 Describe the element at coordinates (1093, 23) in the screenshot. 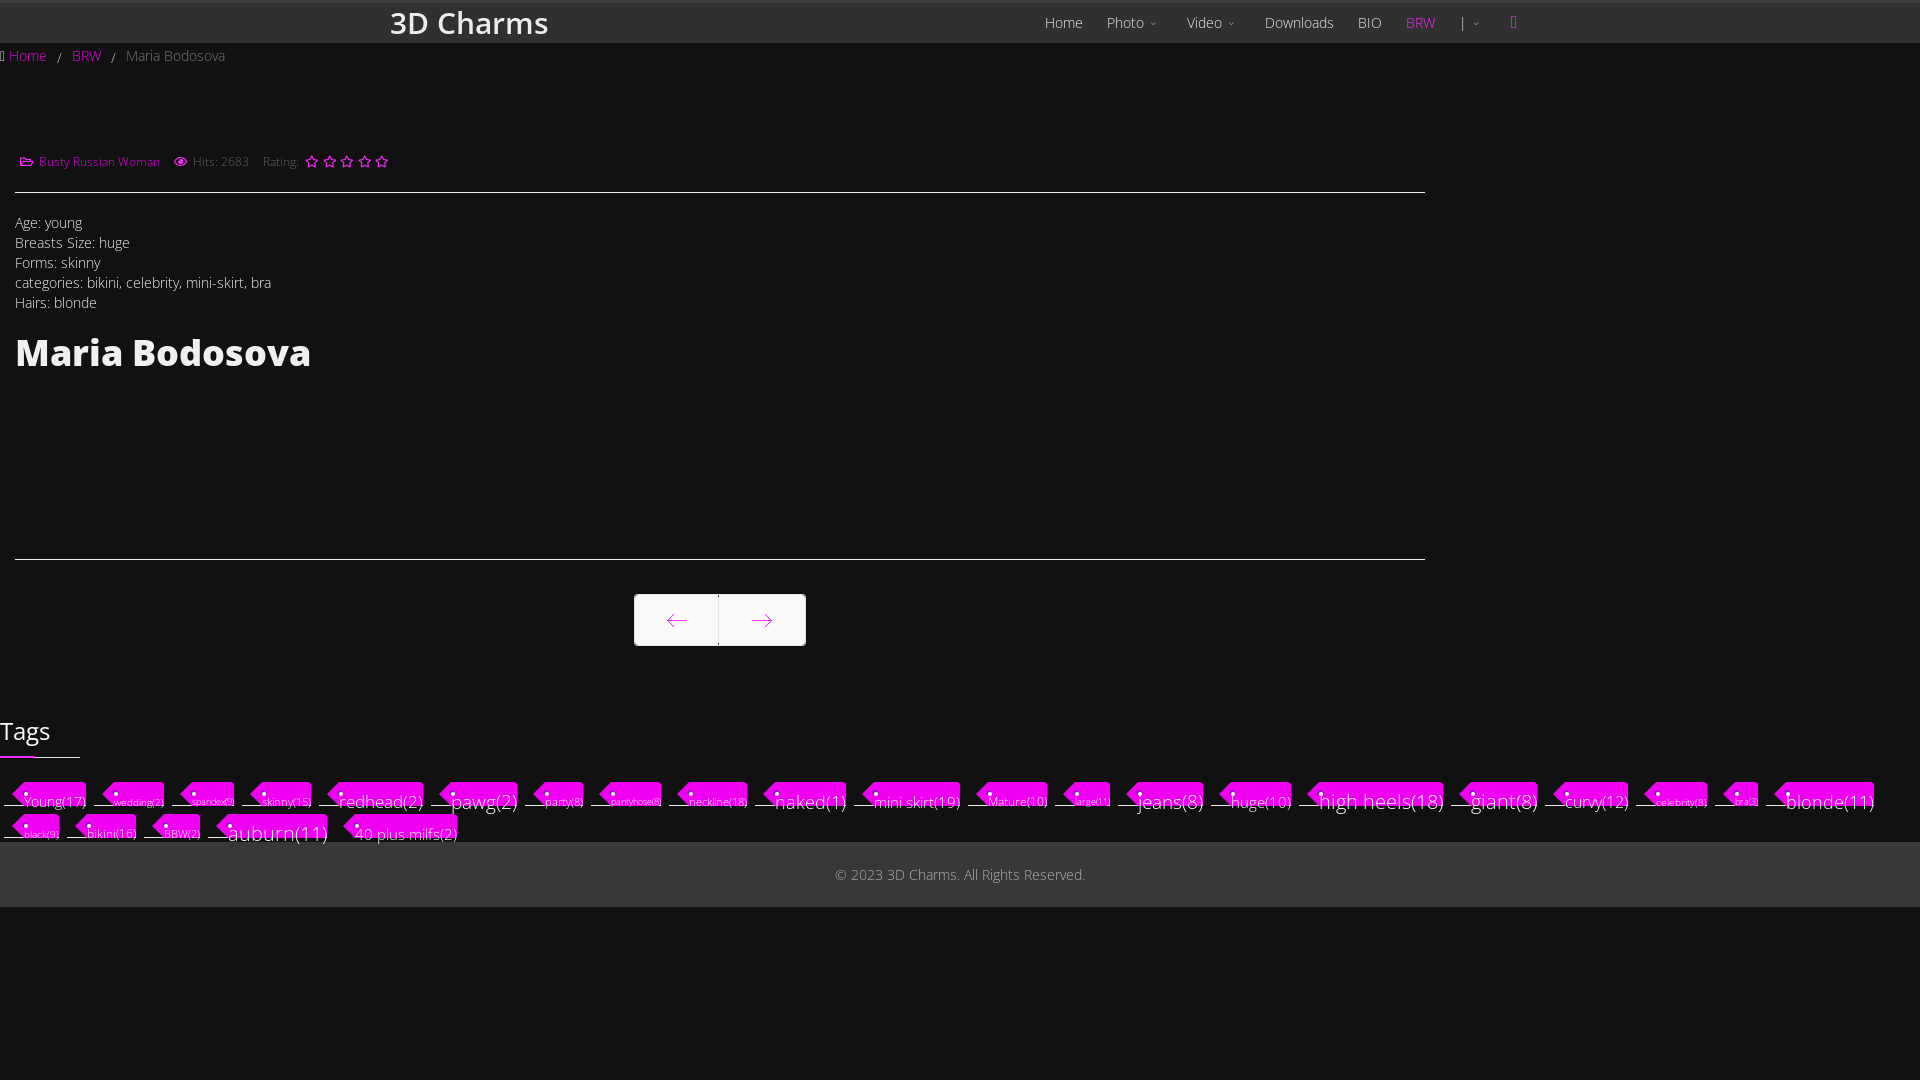

I see `'Photo'` at that location.